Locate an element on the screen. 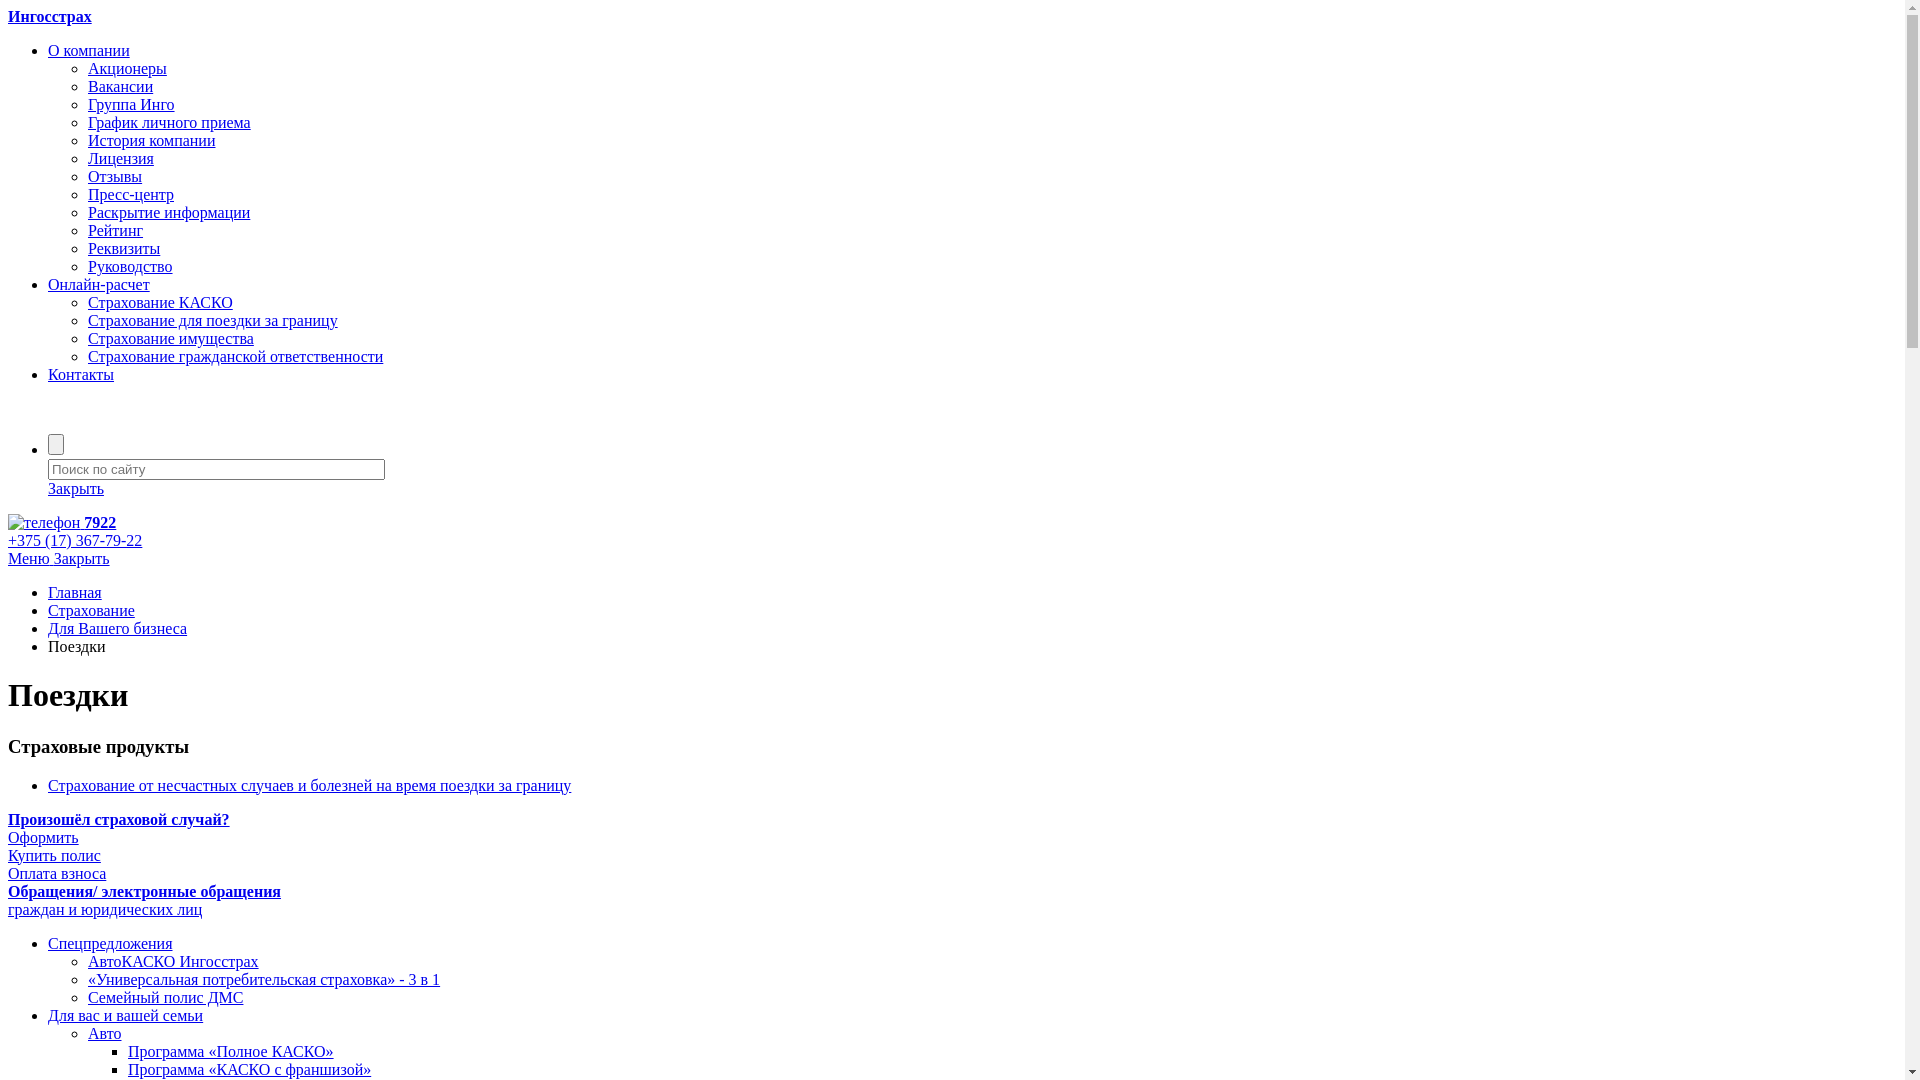 Image resolution: width=1920 pixels, height=1080 pixels. '+375 (17) 367-79-22' is located at coordinates (951, 540).